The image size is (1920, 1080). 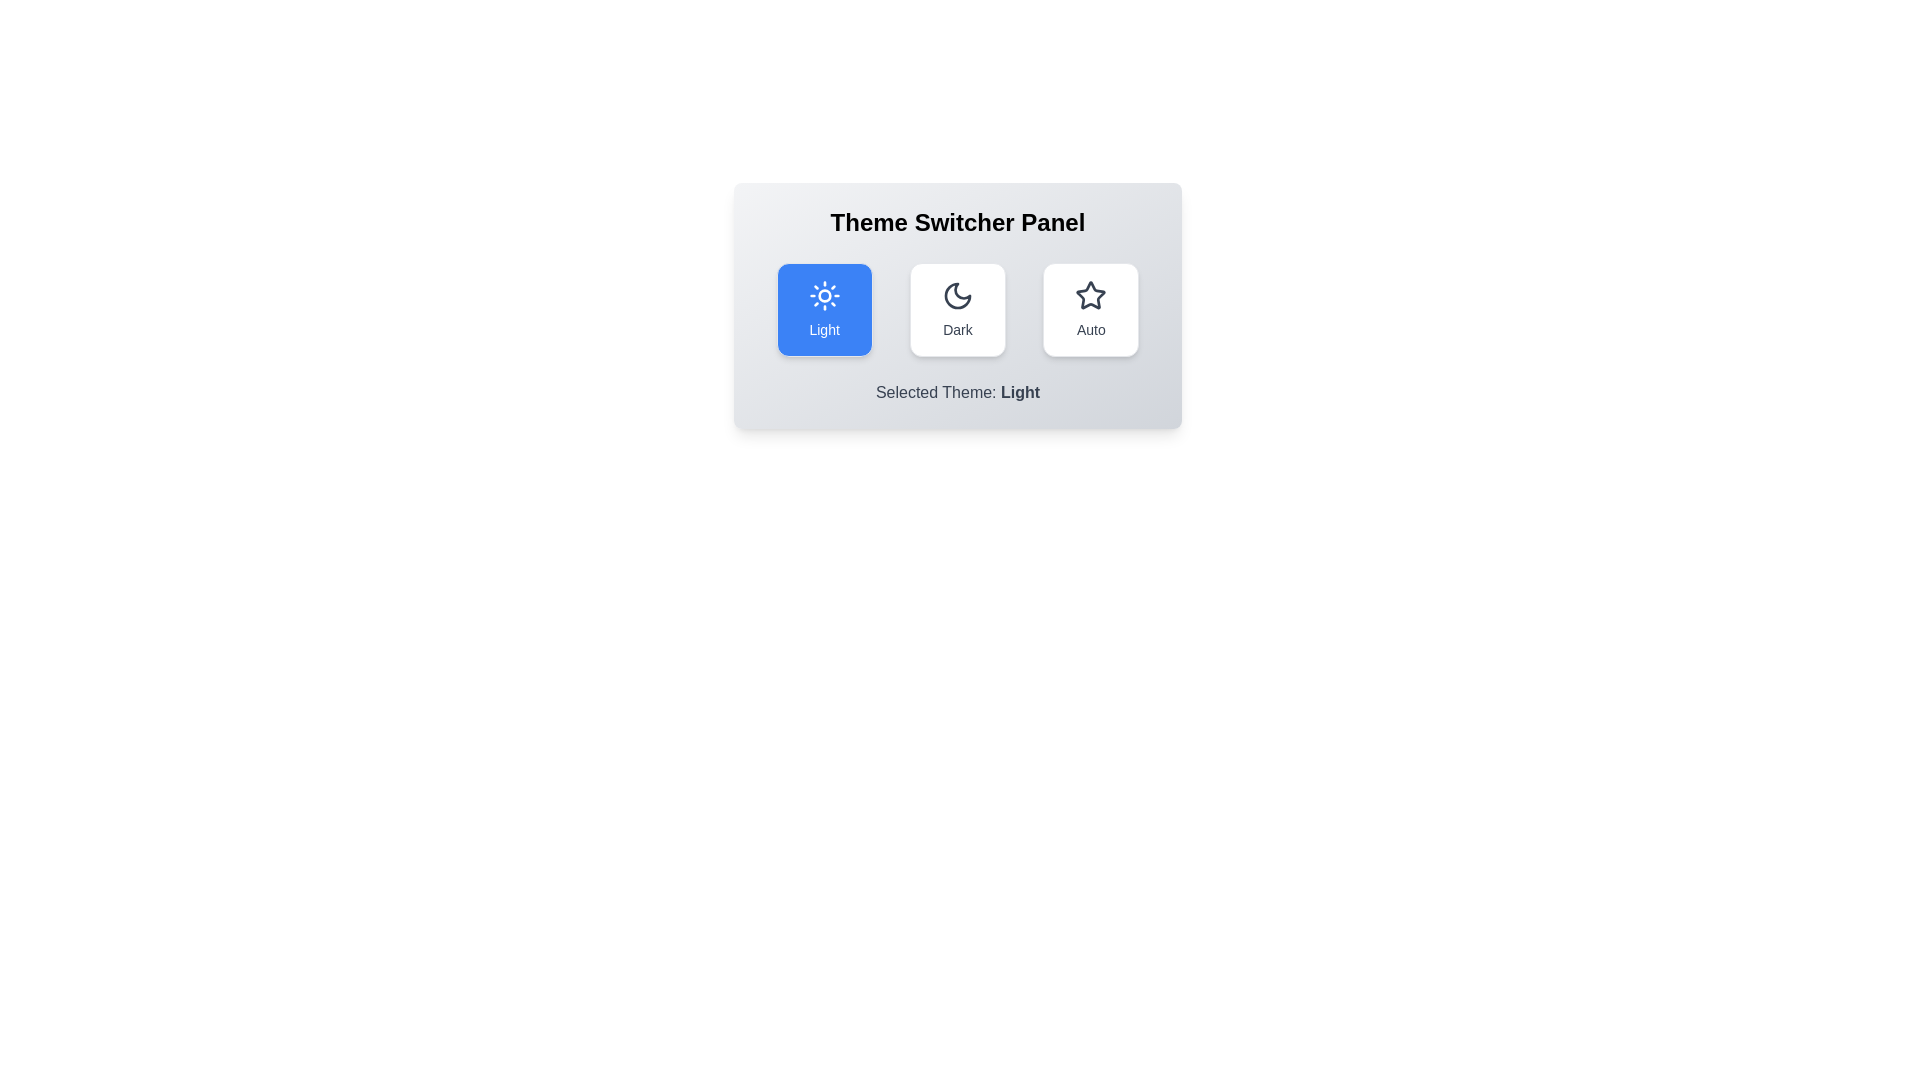 I want to click on the text label displaying 'Selected Theme: Light', which is centrally located at the bottom of the 'Theme Switcher Panel' card layout, so click(x=957, y=393).